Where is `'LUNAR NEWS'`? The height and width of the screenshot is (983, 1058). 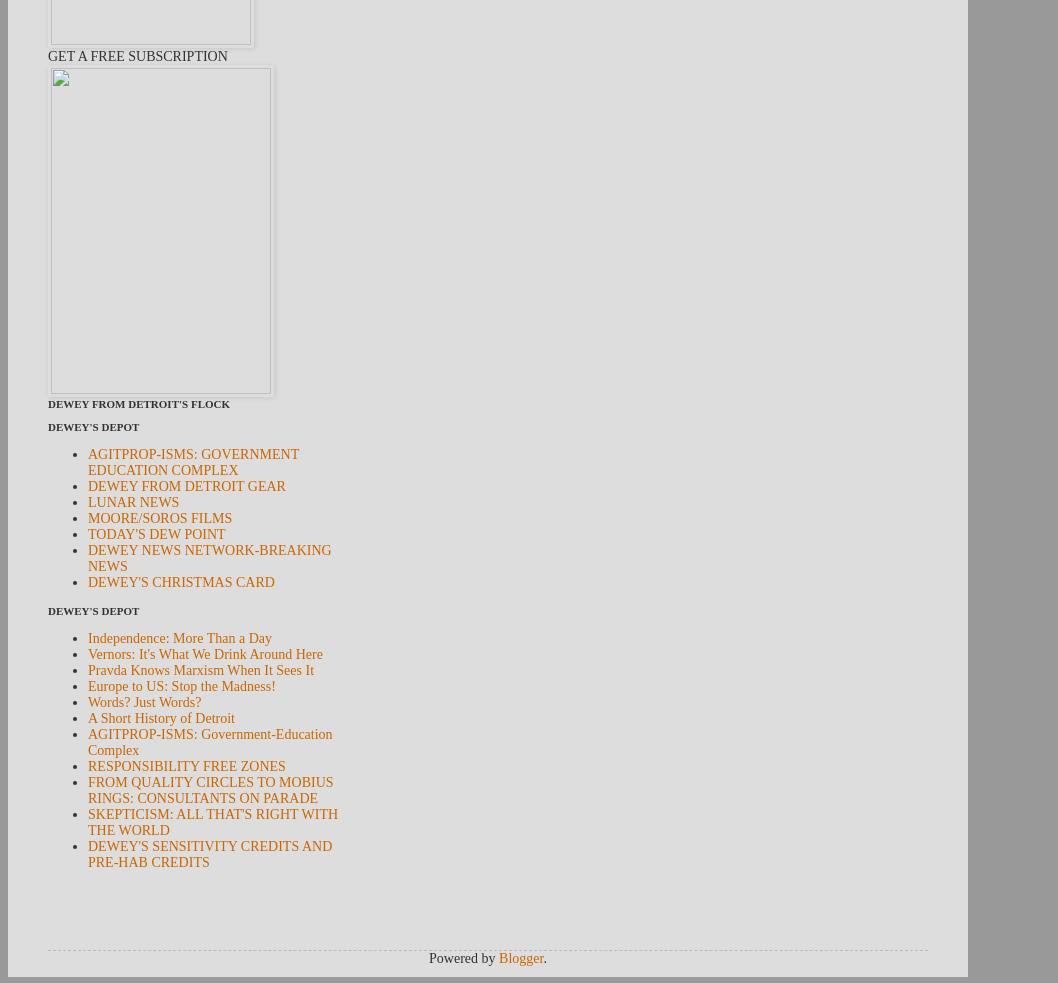
'LUNAR NEWS' is located at coordinates (132, 502).